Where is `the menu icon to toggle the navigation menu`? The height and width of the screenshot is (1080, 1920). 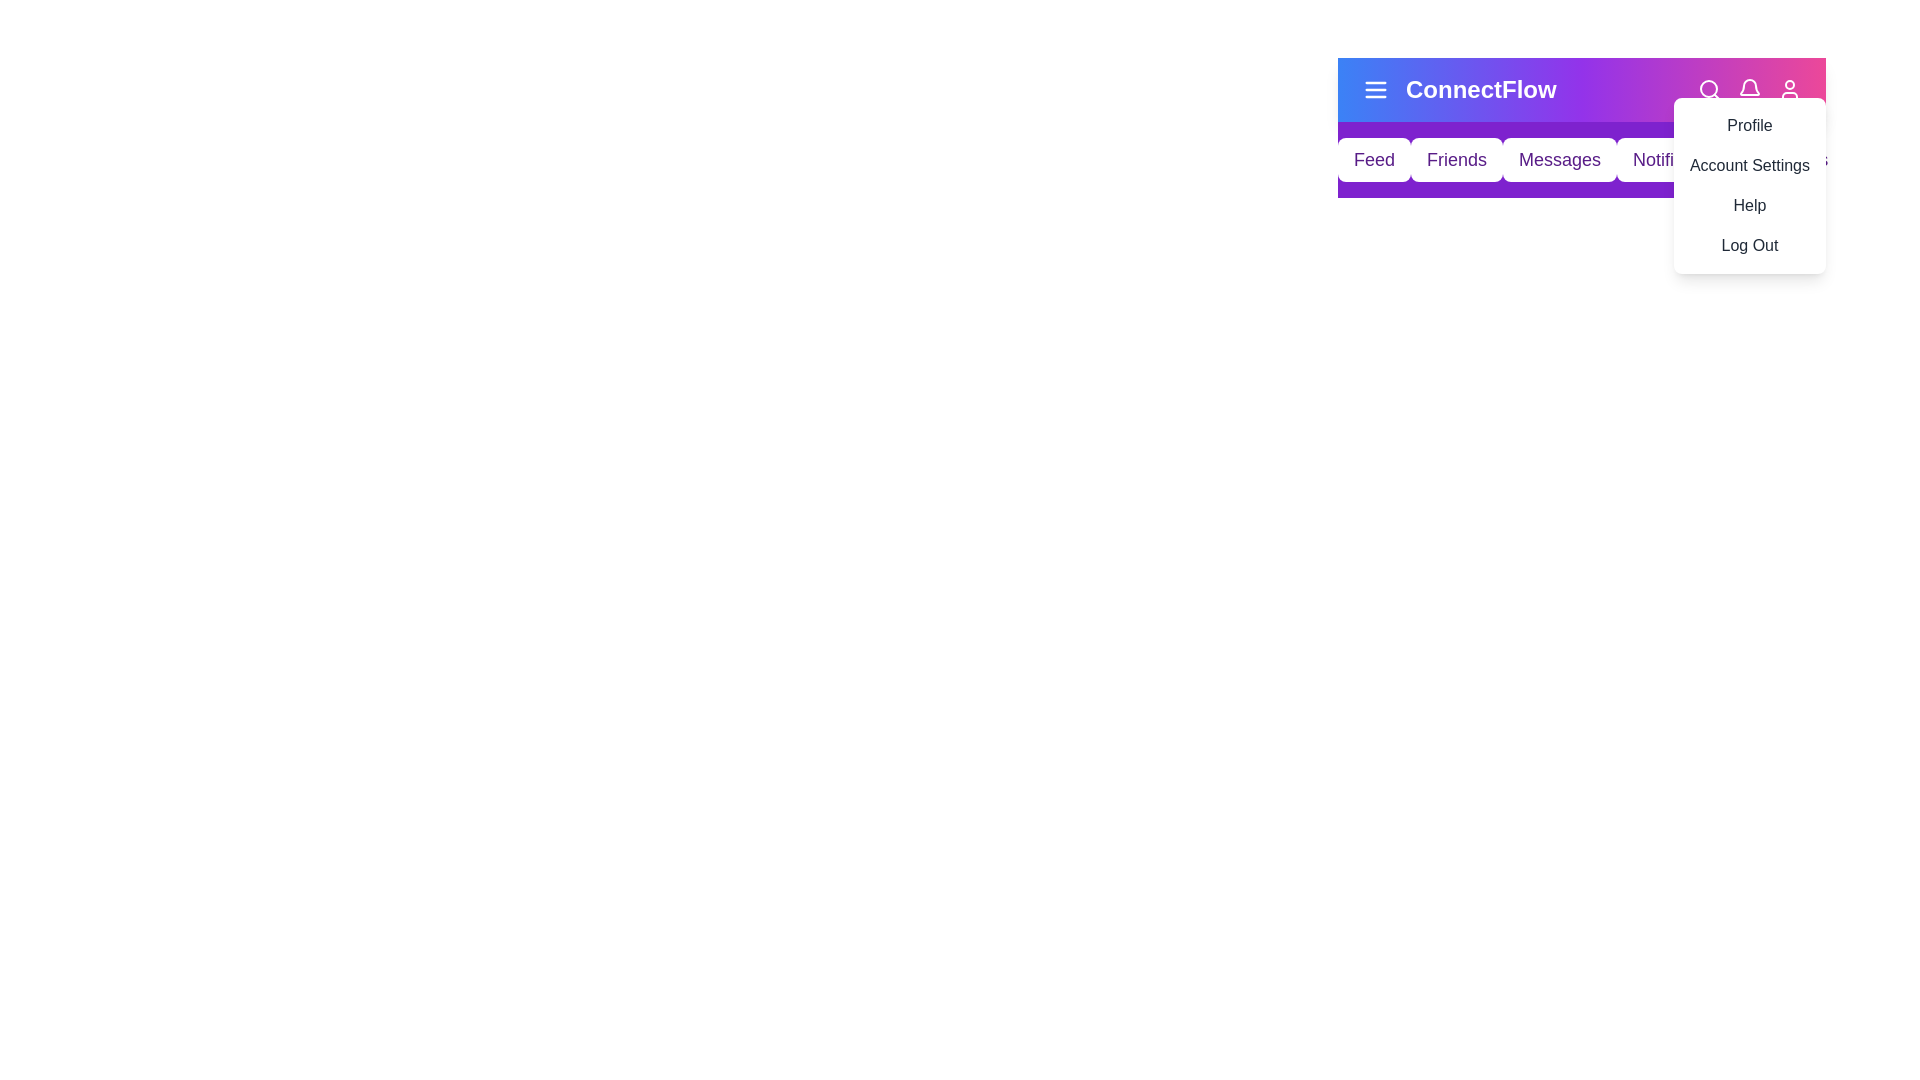 the menu icon to toggle the navigation menu is located at coordinates (1375, 88).